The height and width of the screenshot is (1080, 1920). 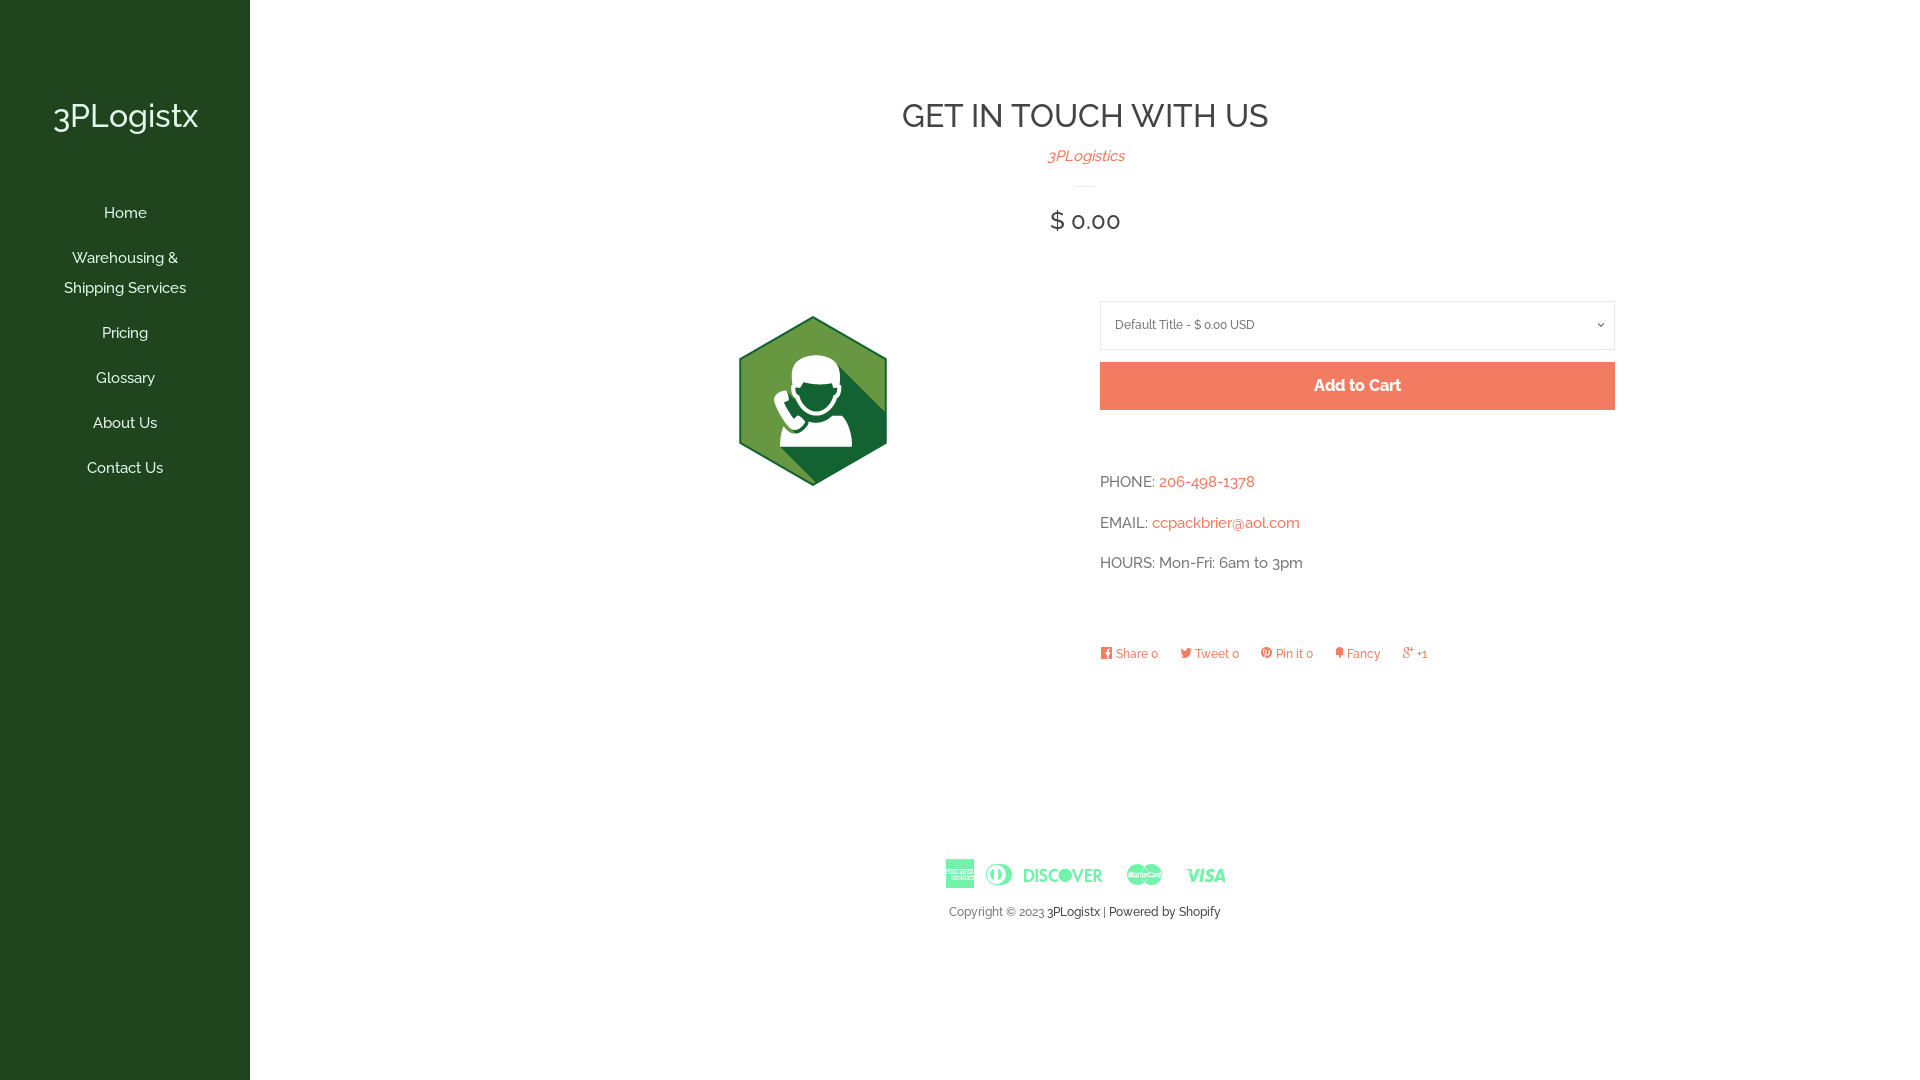 What do you see at coordinates (1133, 654) in the screenshot?
I see `'Share 0'` at bounding box center [1133, 654].